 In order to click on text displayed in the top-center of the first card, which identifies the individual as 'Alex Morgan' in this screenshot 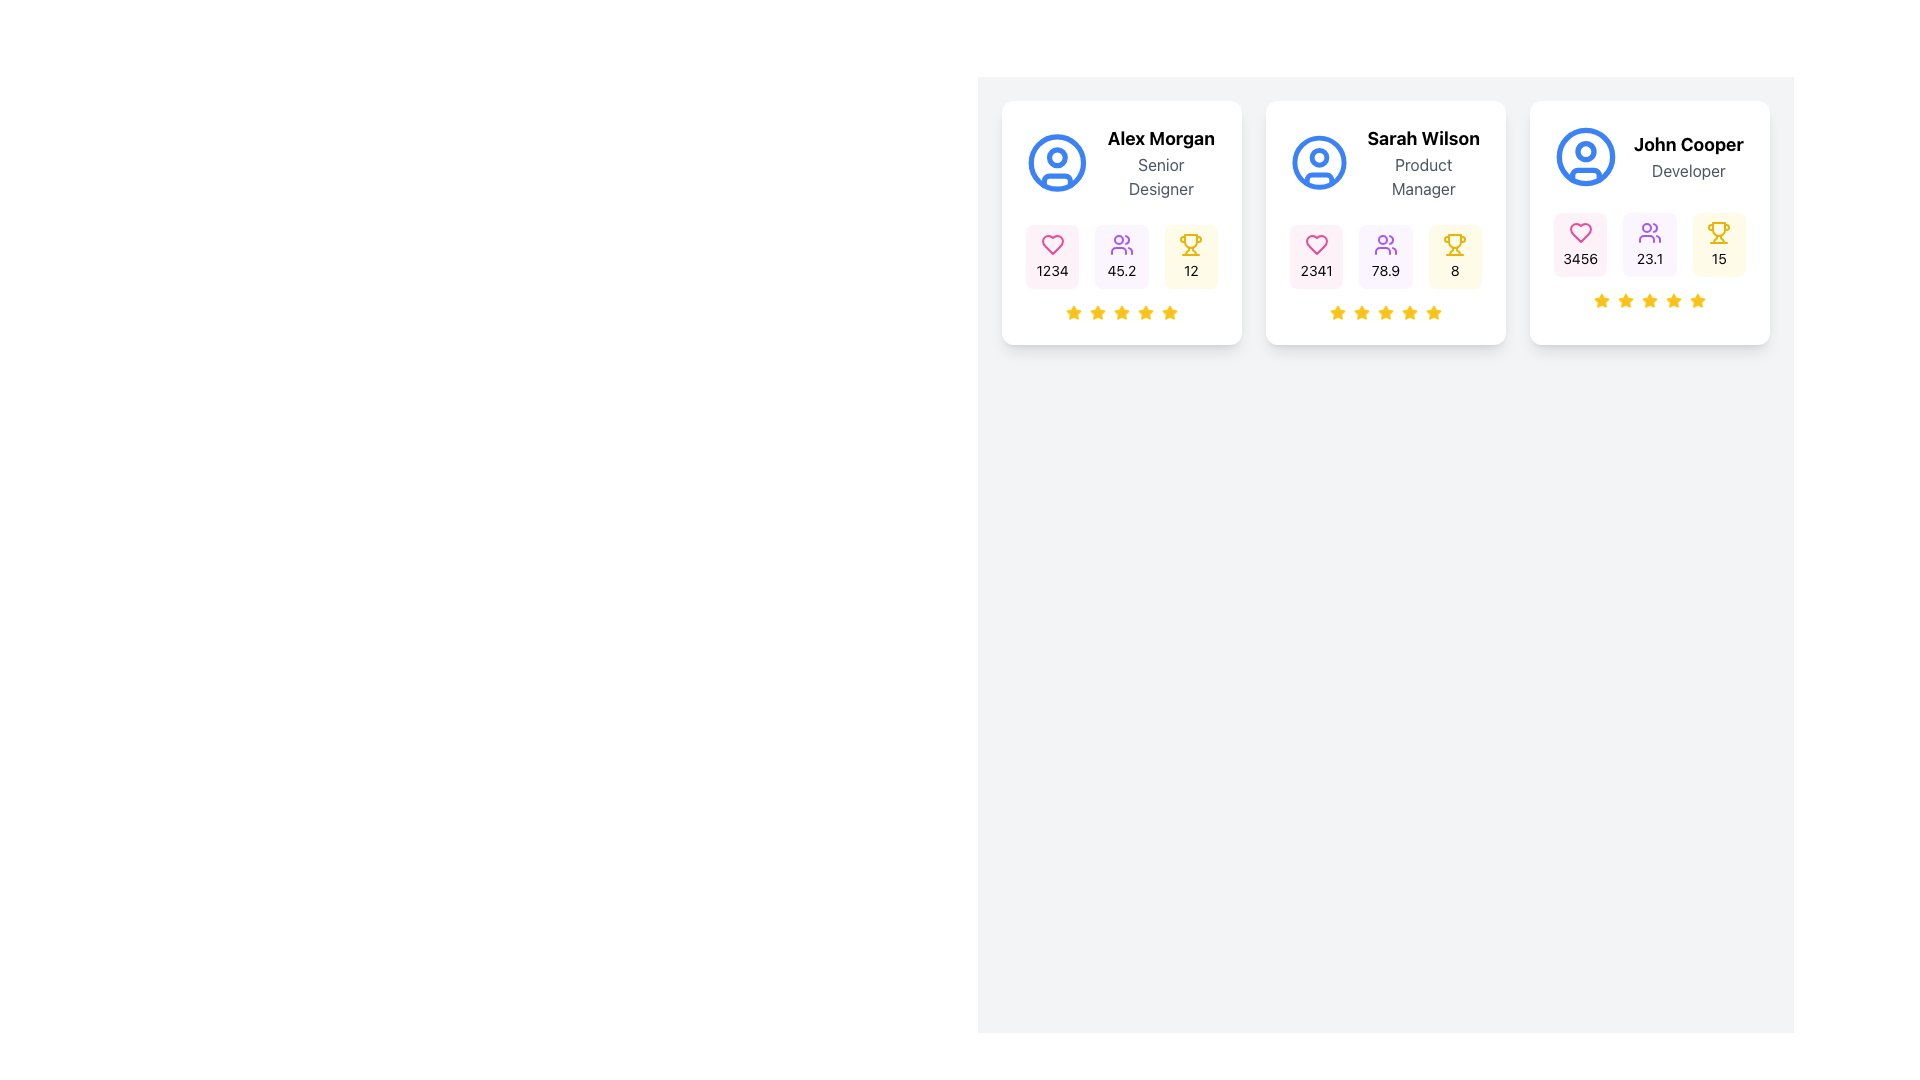, I will do `click(1161, 137)`.